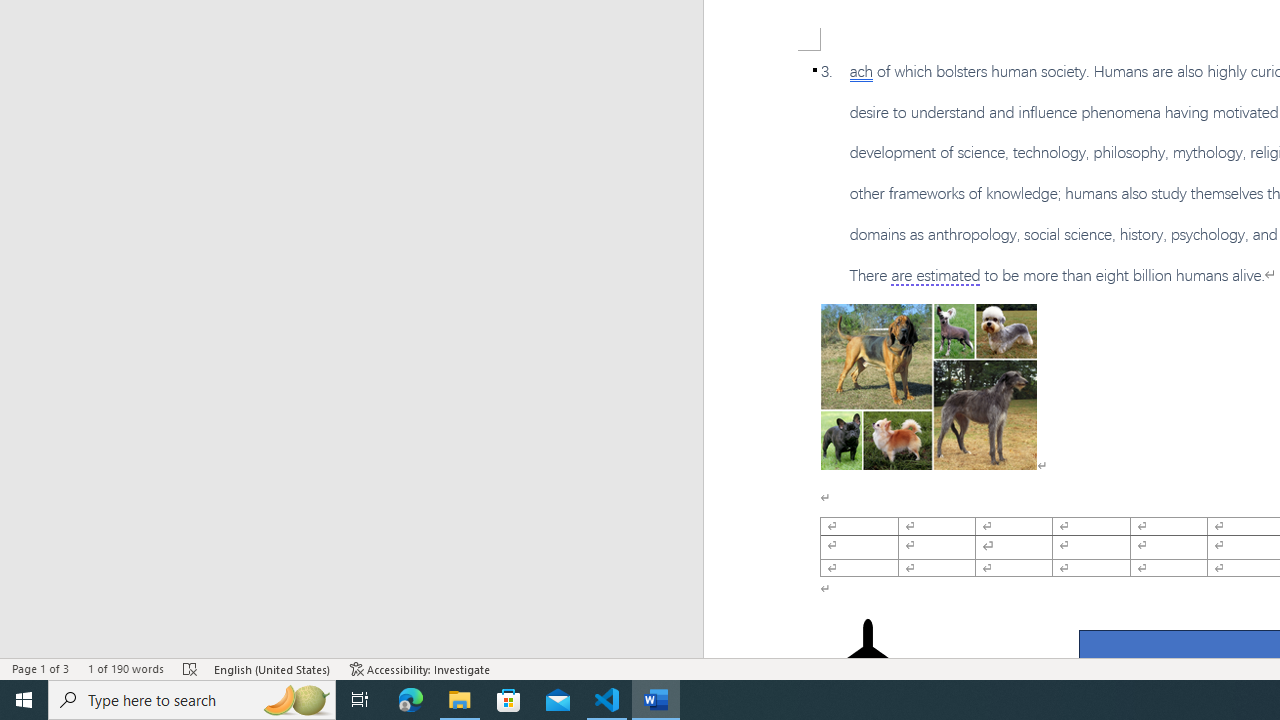  I want to click on 'Accessibility Checker Accessibility: Investigate', so click(419, 669).